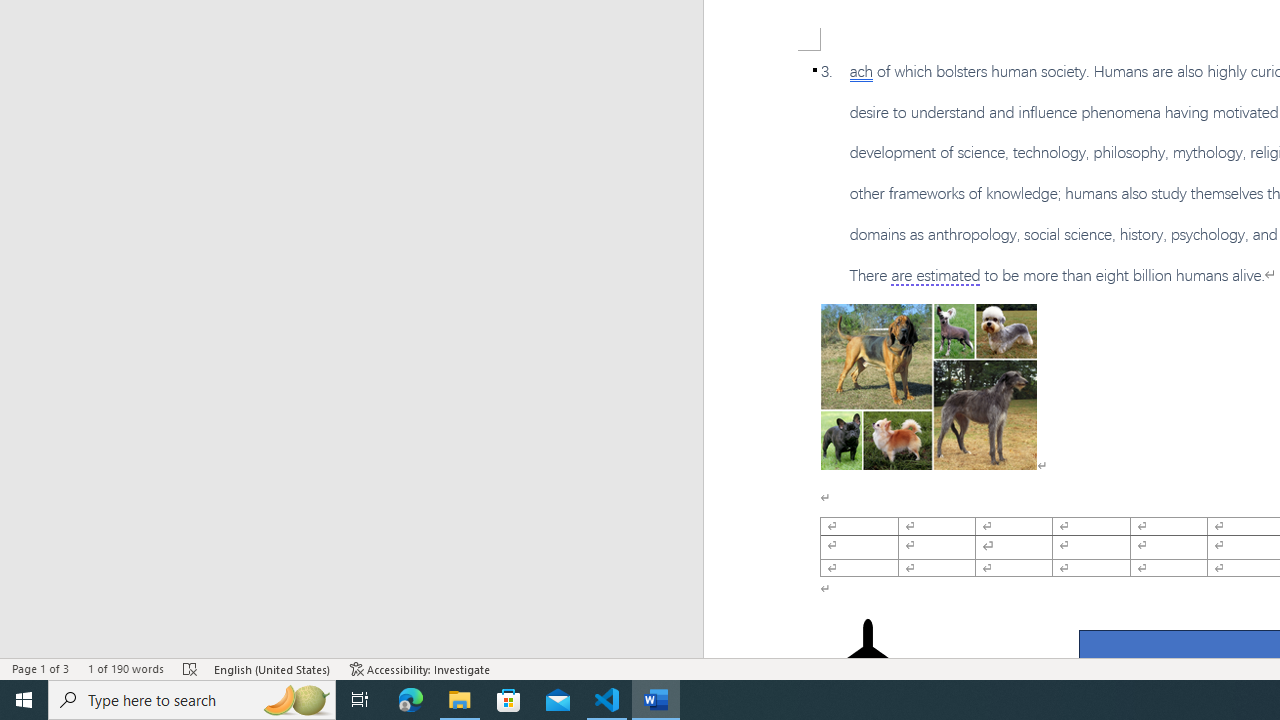  I want to click on 'Accessibility Checker Accessibility: Investigate', so click(419, 669).